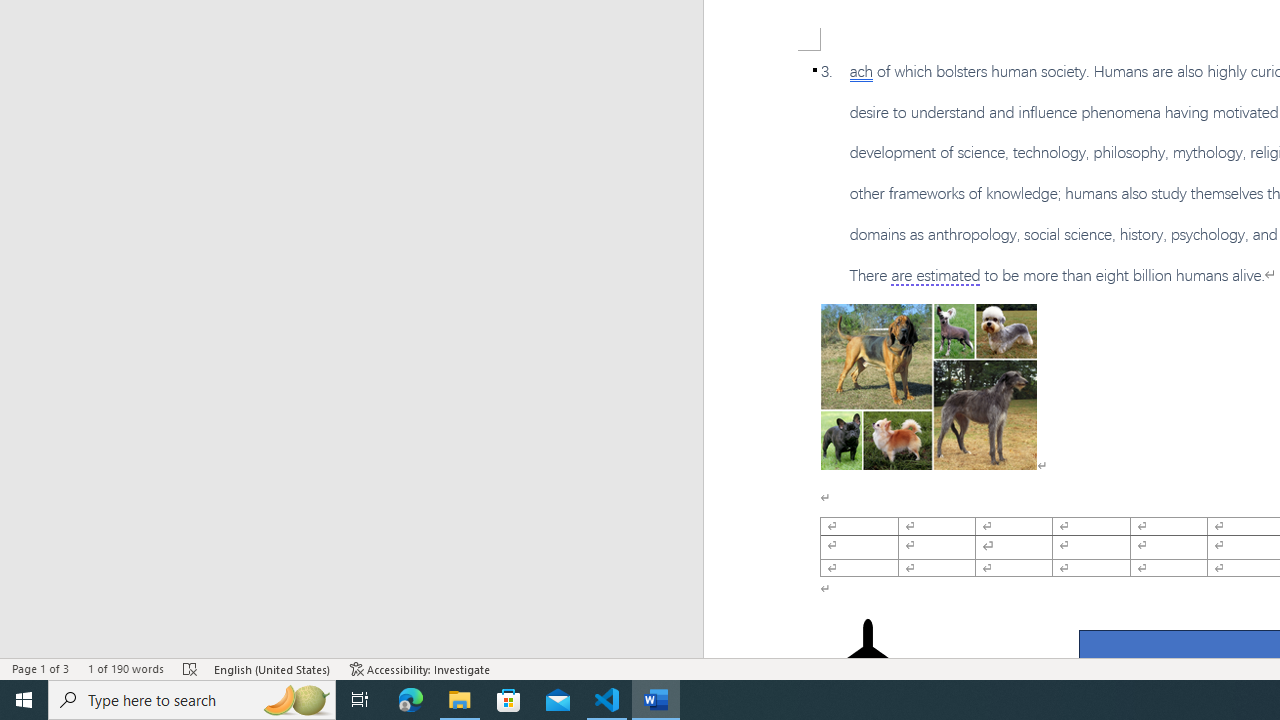  I want to click on 'Accessibility Checker Accessibility: Investigate', so click(419, 669).